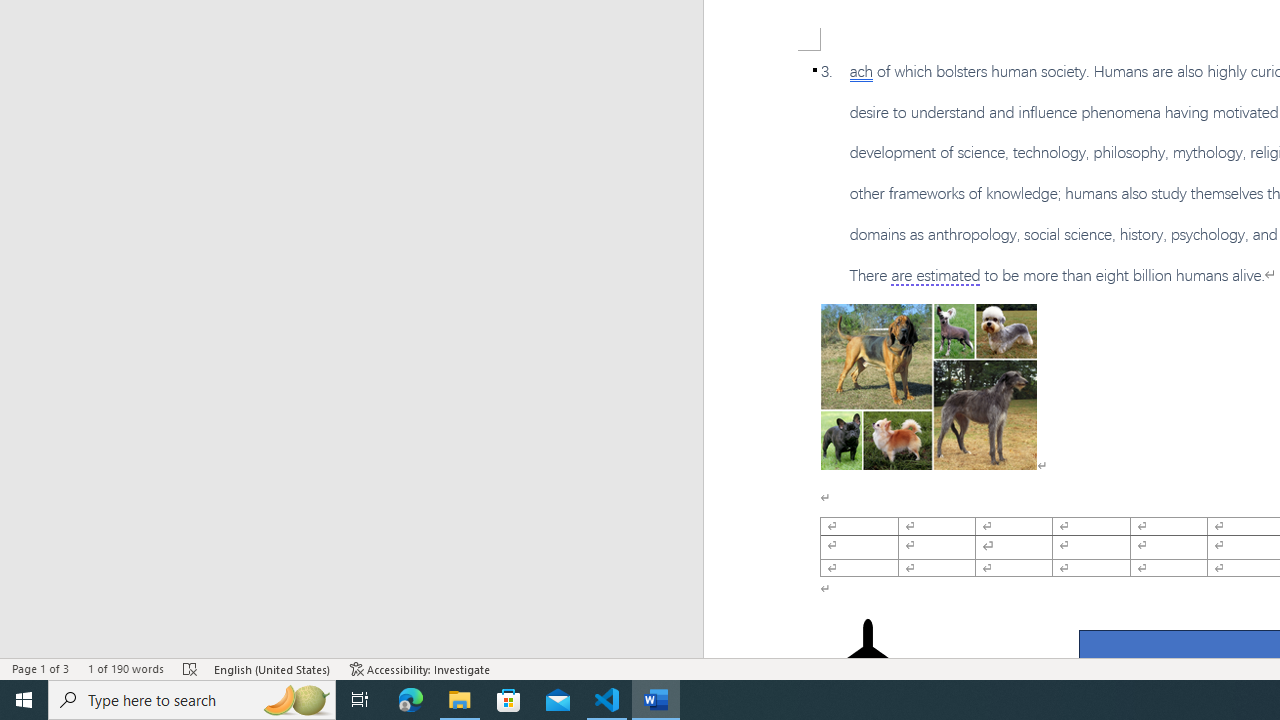  I want to click on 'Accessibility Checker Accessibility: Investigate', so click(419, 669).